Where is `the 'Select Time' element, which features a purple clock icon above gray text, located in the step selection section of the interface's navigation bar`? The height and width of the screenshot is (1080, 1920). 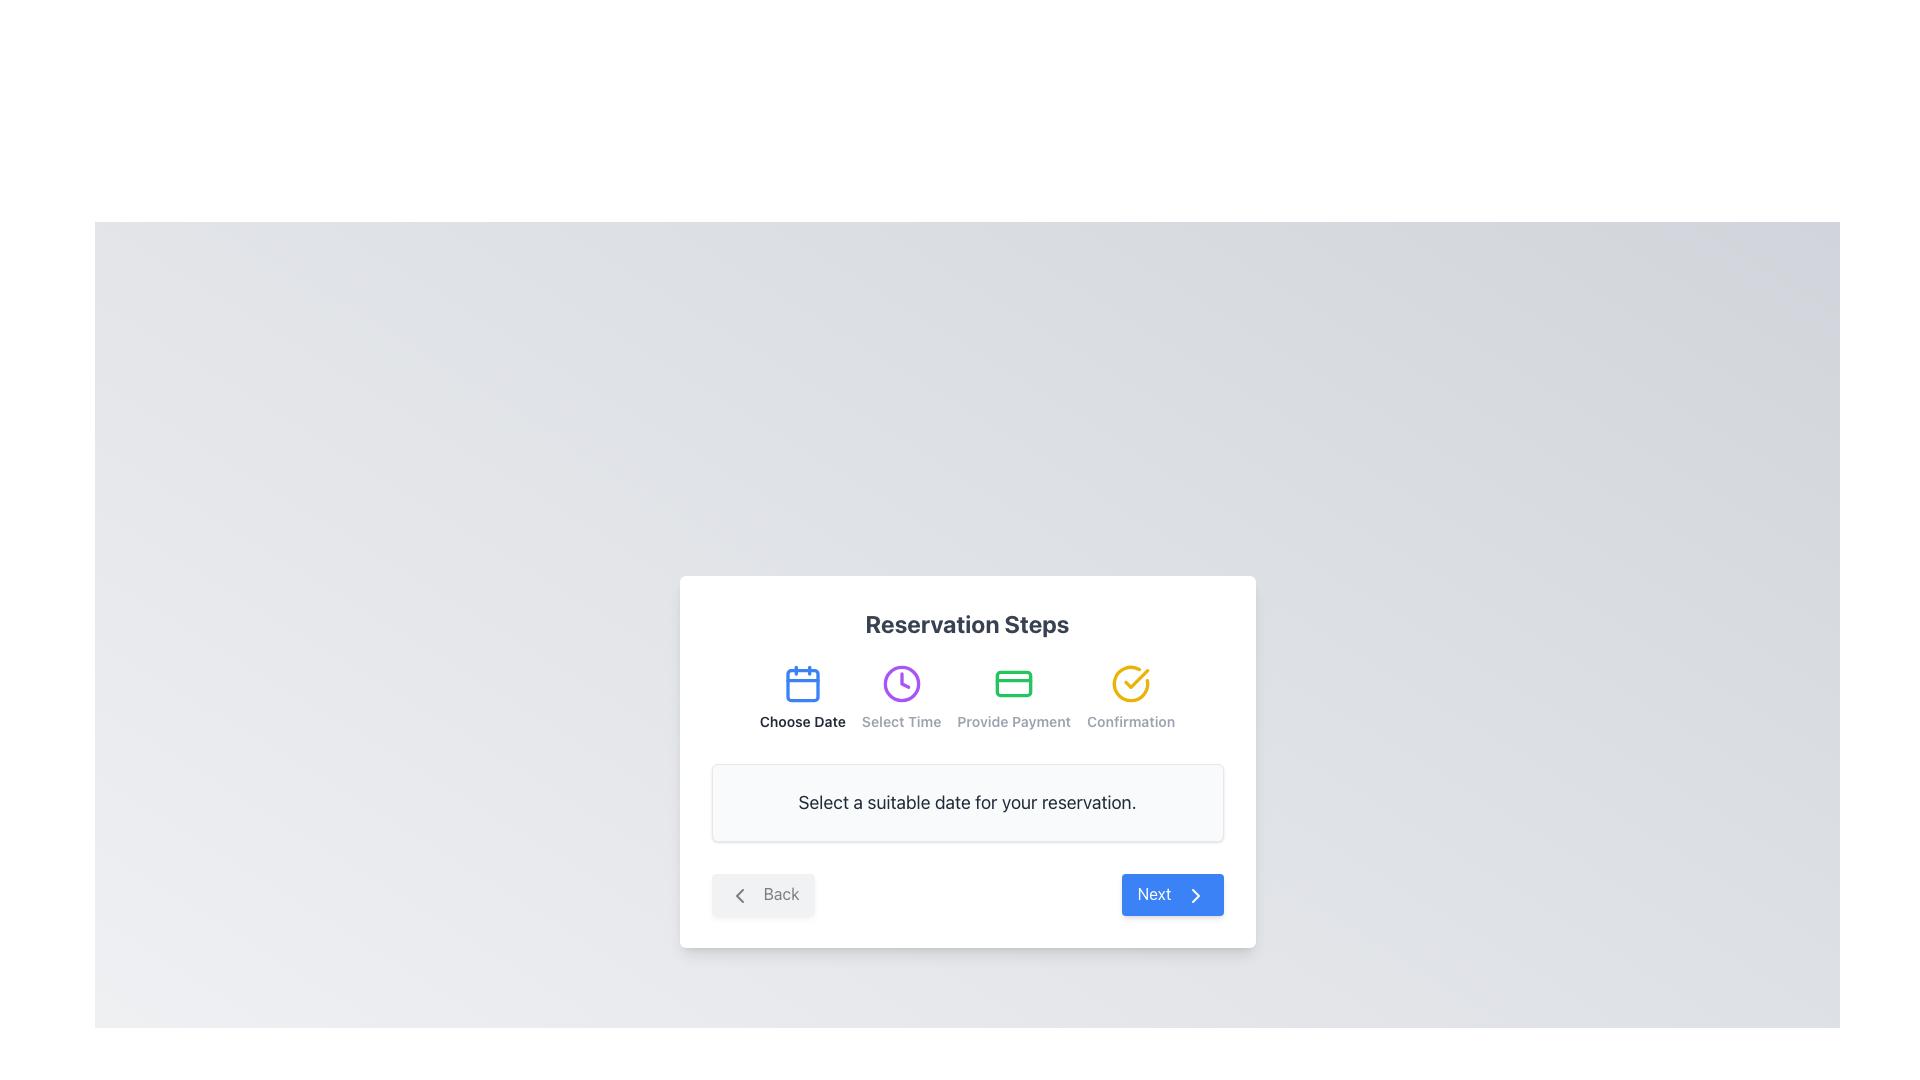 the 'Select Time' element, which features a purple clock icon above gray text, located in the step selection section of the interface's navigation bar is located at coordinates (900, 697).